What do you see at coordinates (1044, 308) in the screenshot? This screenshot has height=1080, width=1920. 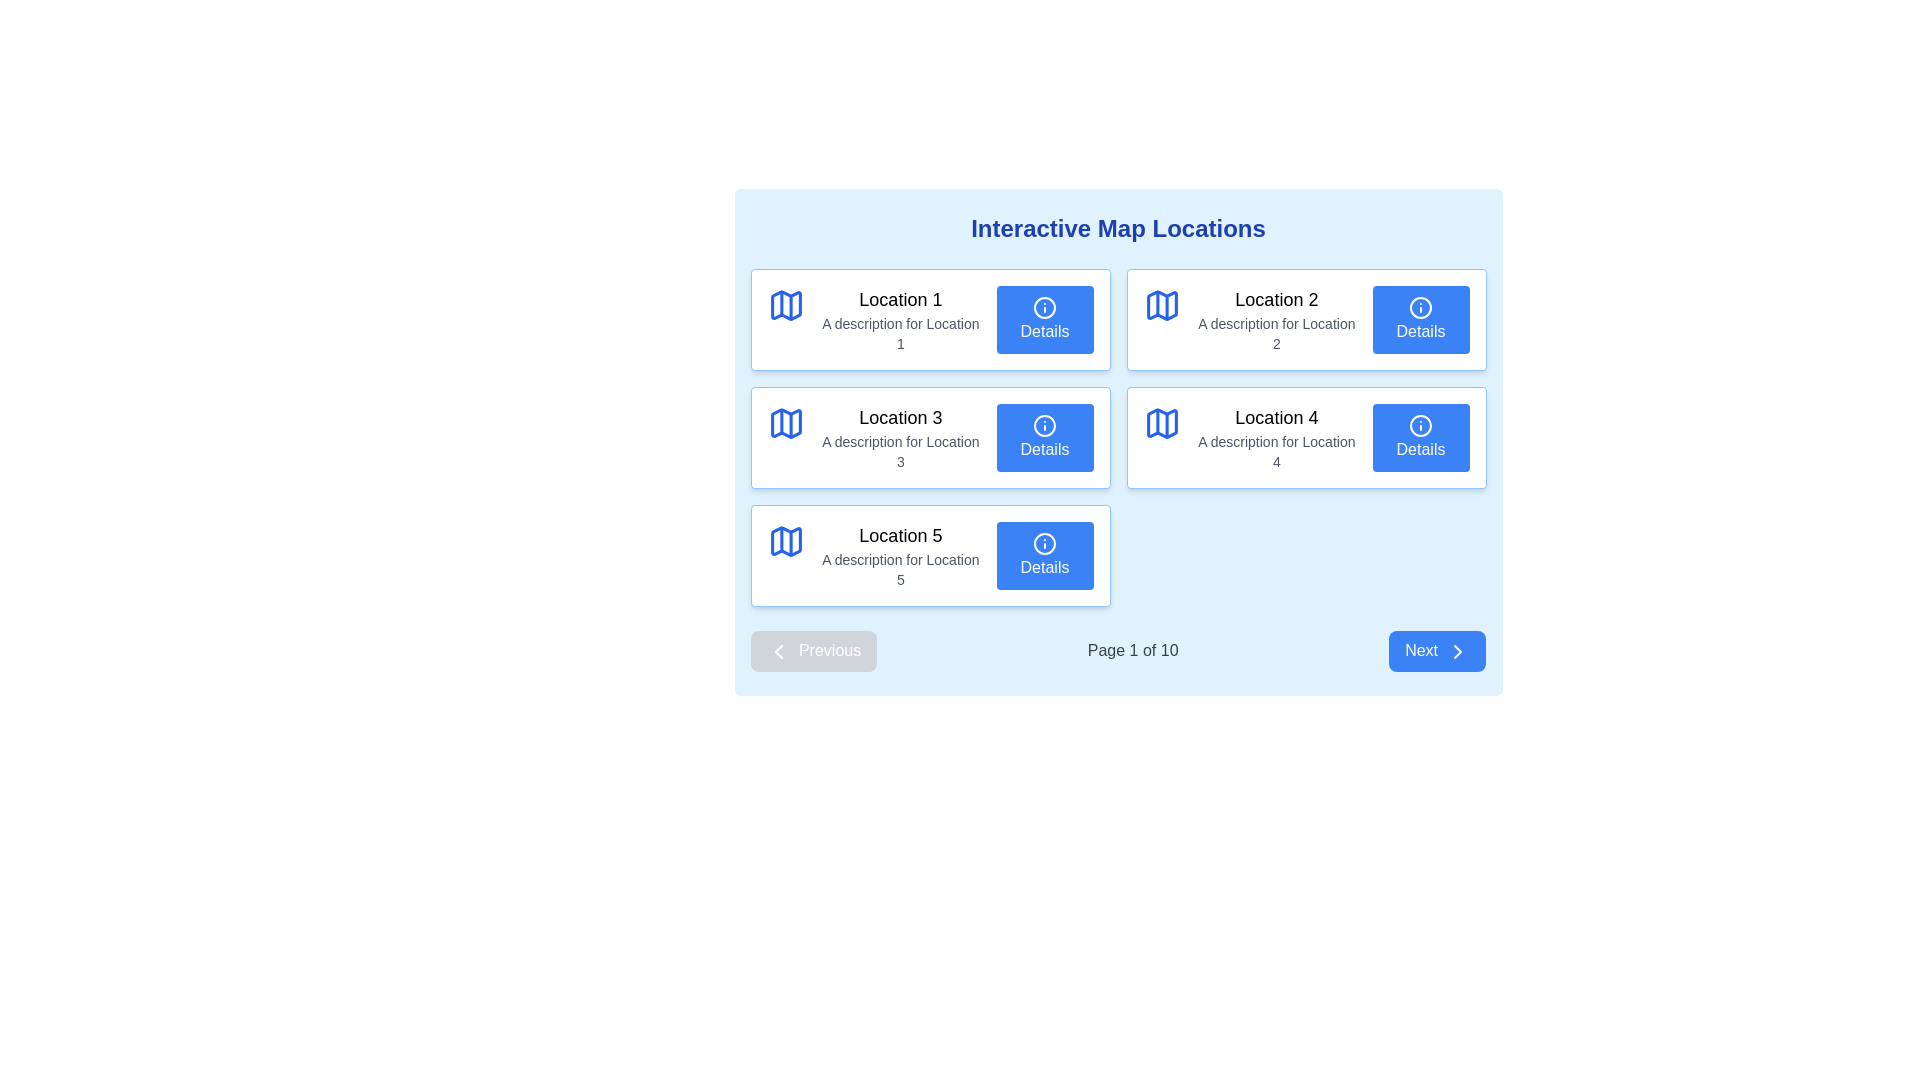 I see `the icon that visually indicates the availability of additional information for the 'Details' button located in the 'Location 1' section` at bounding box center [1044, 308].